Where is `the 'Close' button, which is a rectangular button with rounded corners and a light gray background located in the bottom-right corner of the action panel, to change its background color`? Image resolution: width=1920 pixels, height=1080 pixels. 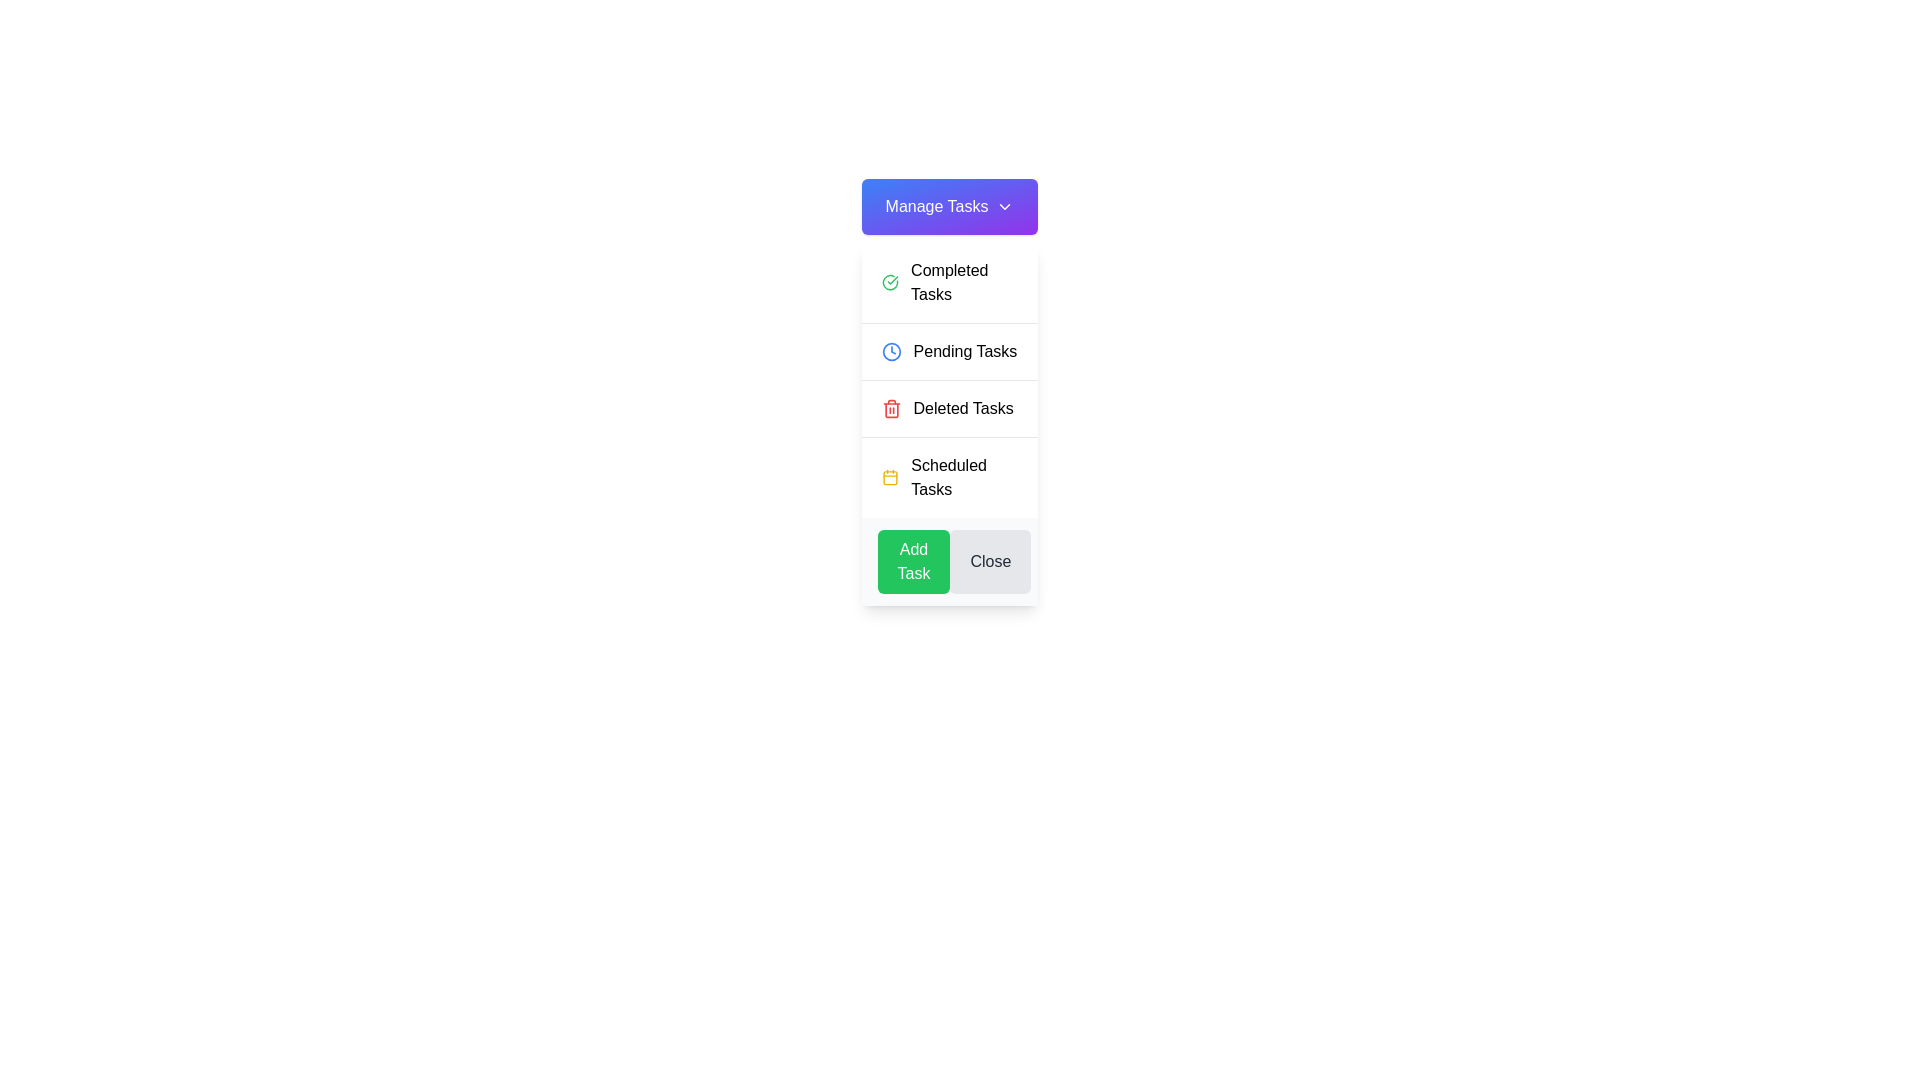 the 'Close' button, which is a rectangular button with rounded corners and a light gray background located in the bottom-right corner of the action panel, to change its background color is located at coordinates (990, 562).